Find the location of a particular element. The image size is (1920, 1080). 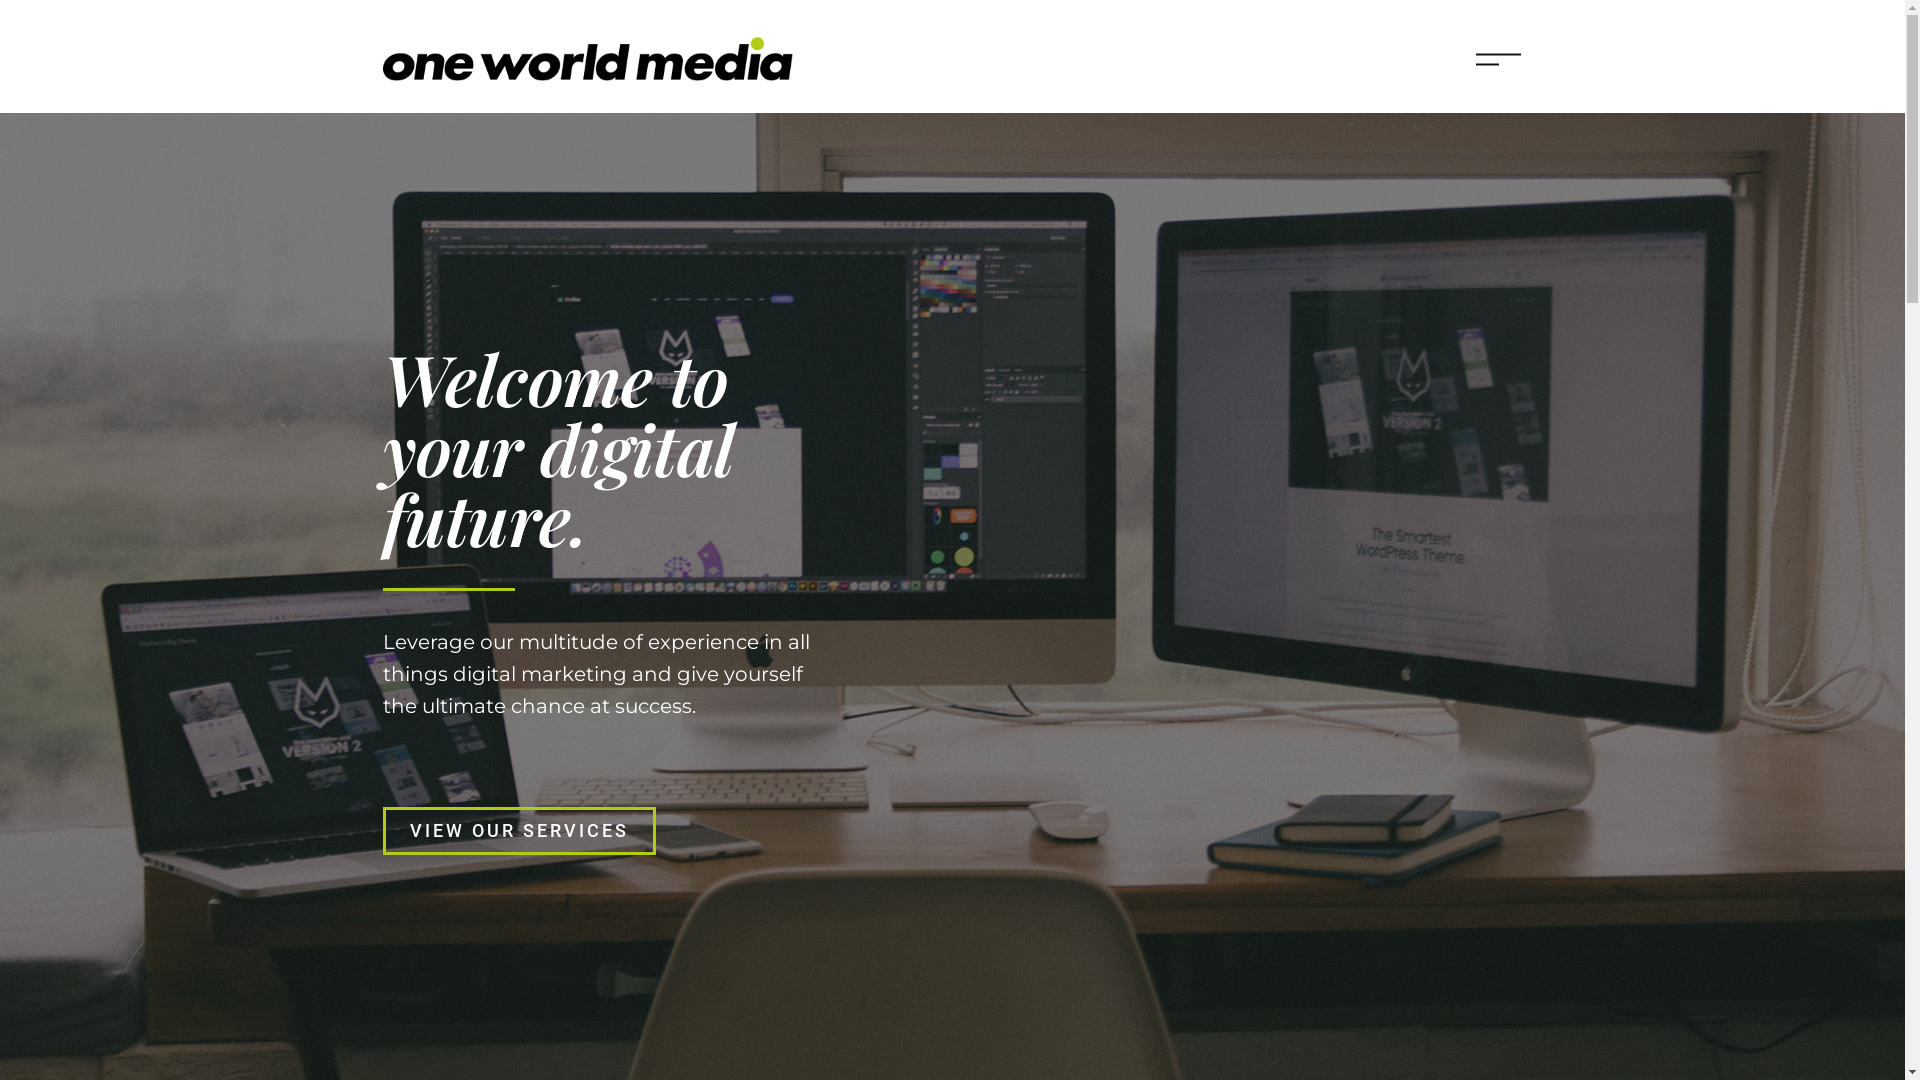

'VIEW OUR SERVICES' is located at coordinates (518, 830).